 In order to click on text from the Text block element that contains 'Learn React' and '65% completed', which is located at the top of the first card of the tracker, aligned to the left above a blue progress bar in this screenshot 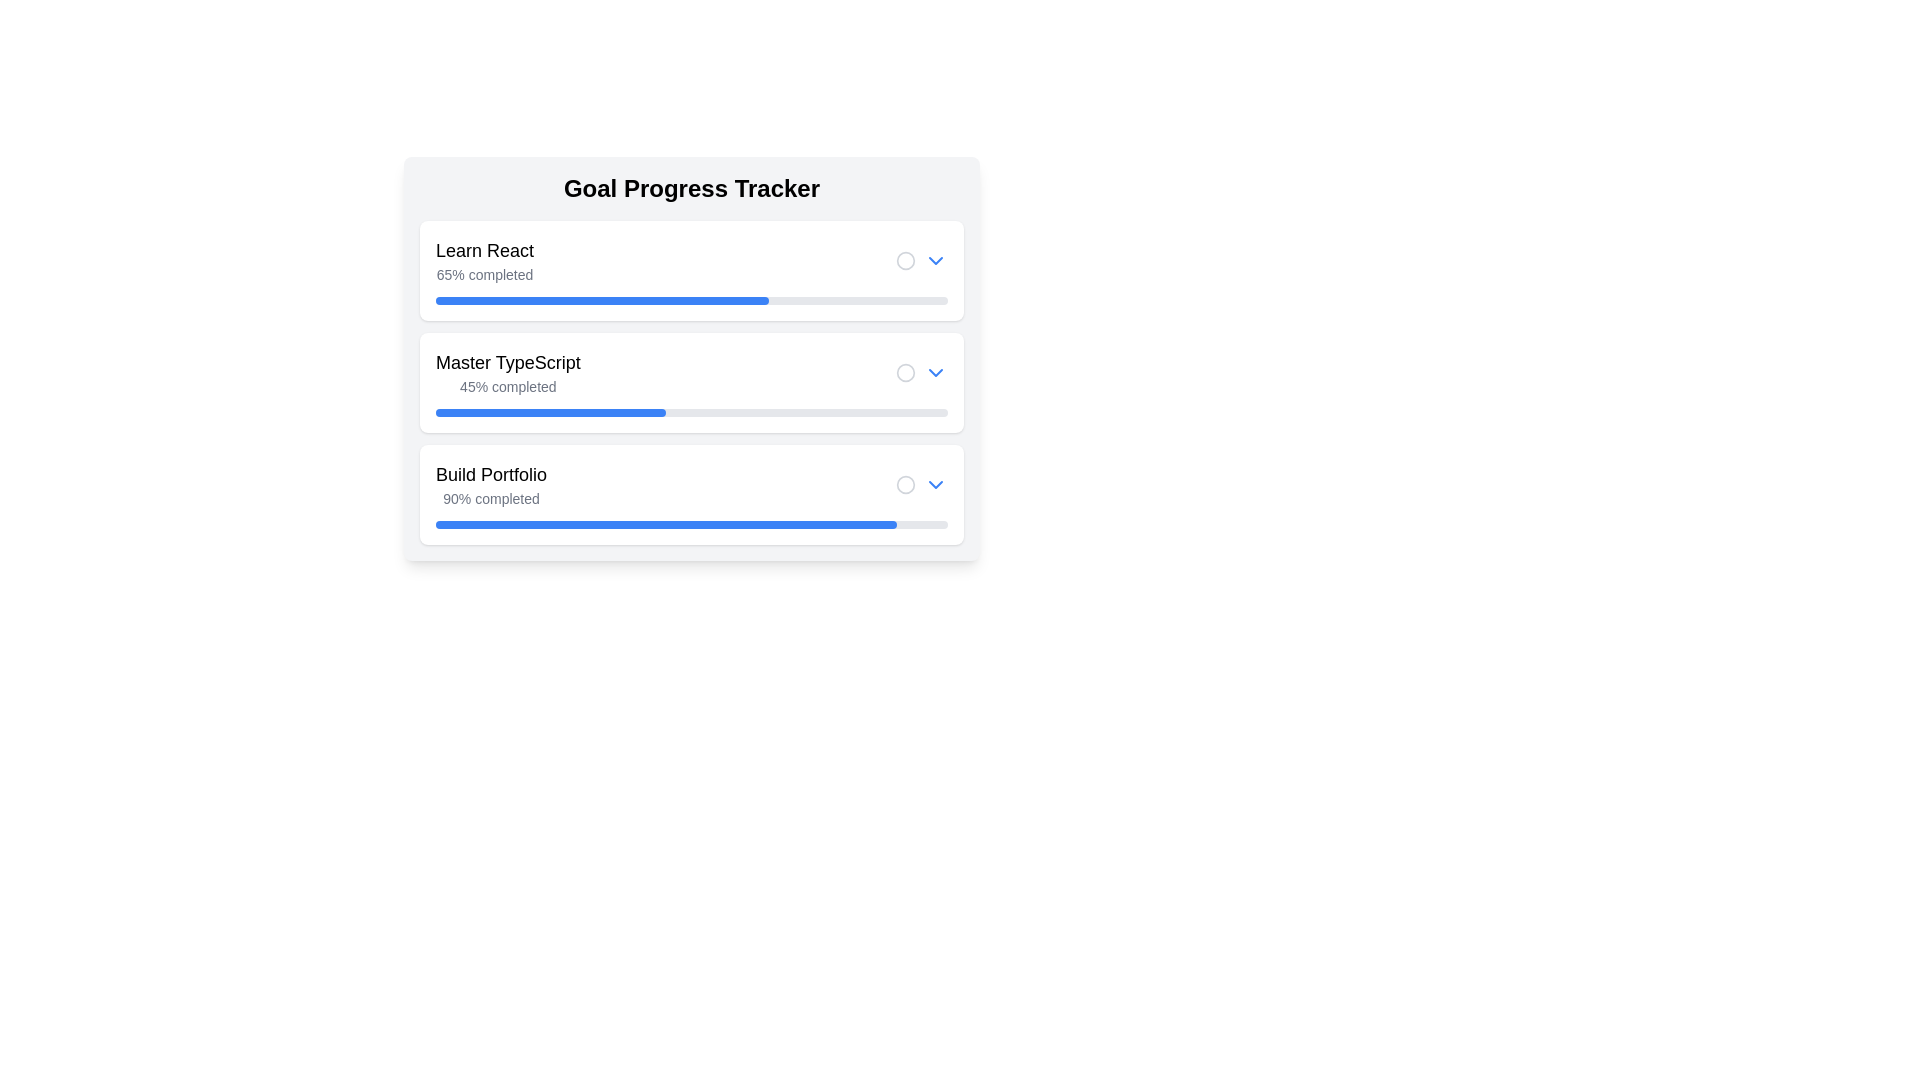, I will do `click(484, 260)`.